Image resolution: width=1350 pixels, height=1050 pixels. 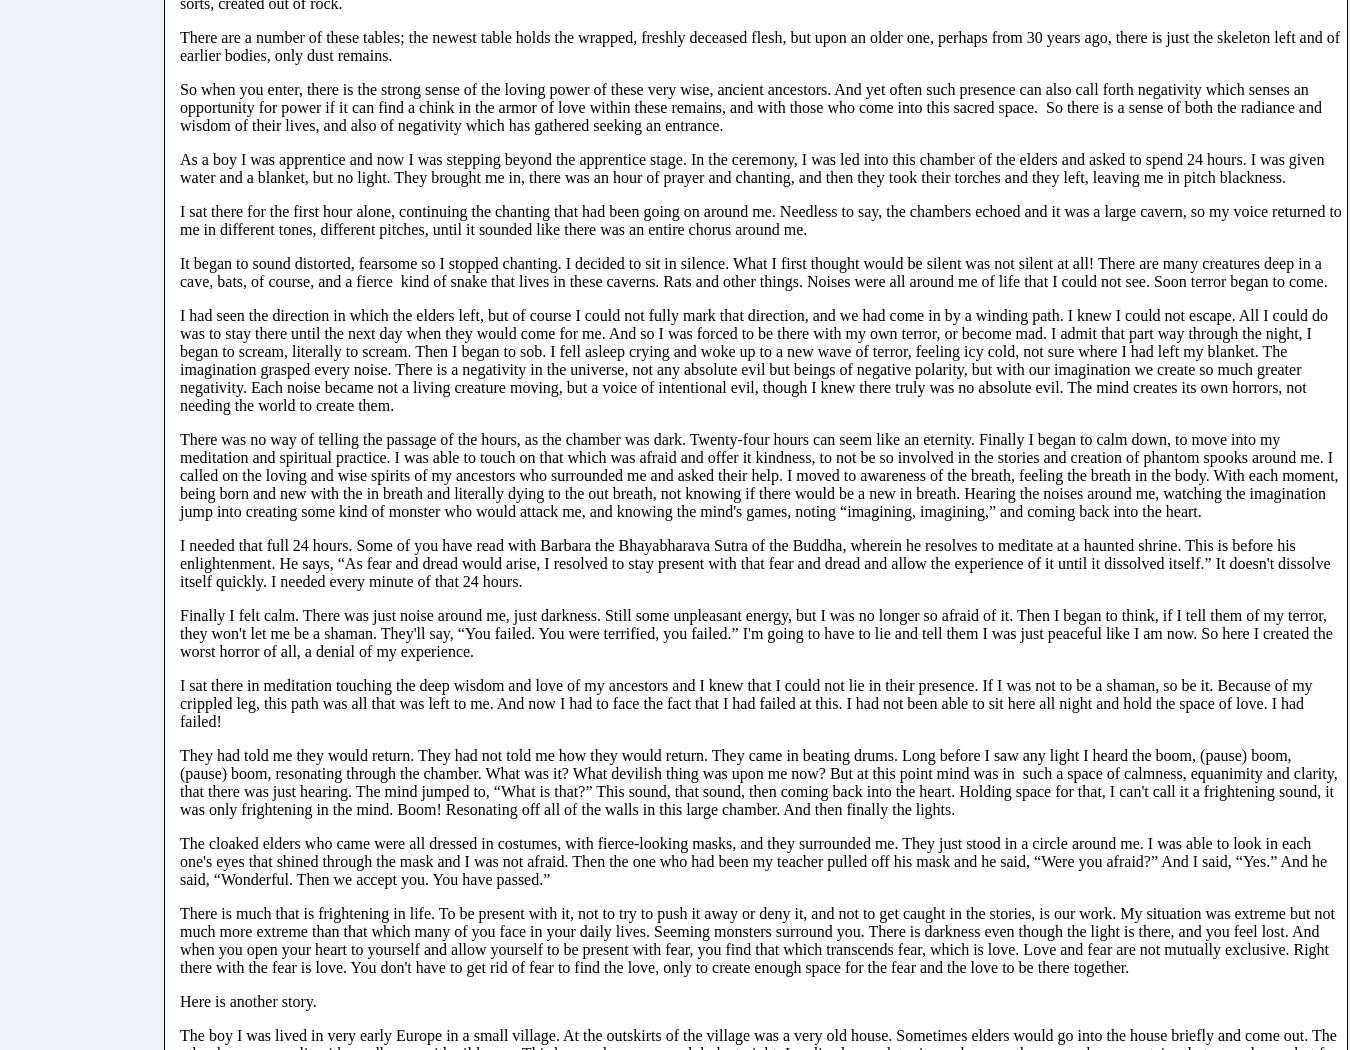 I want to click on 'There is much that is frightening in life. To be present with it, not to try to push it away or deny it, and not to get caught in the stories, is our work. My situation was extreme but not much more extreme than that which many of you face in your daily lives. Seeming monsters surround you. There is darkness even though the light is there, and you feel lost. And when you open your heart to yourself and allow yourself to be present with fear, you find that which transcends fear, which is love. Love and fear are not mutually exclusive. Right there with the fear is love. You don't have to get rid of fear to find the love, only to create enough space for the fear and the love to be there together.', so click(x=755, y=938).